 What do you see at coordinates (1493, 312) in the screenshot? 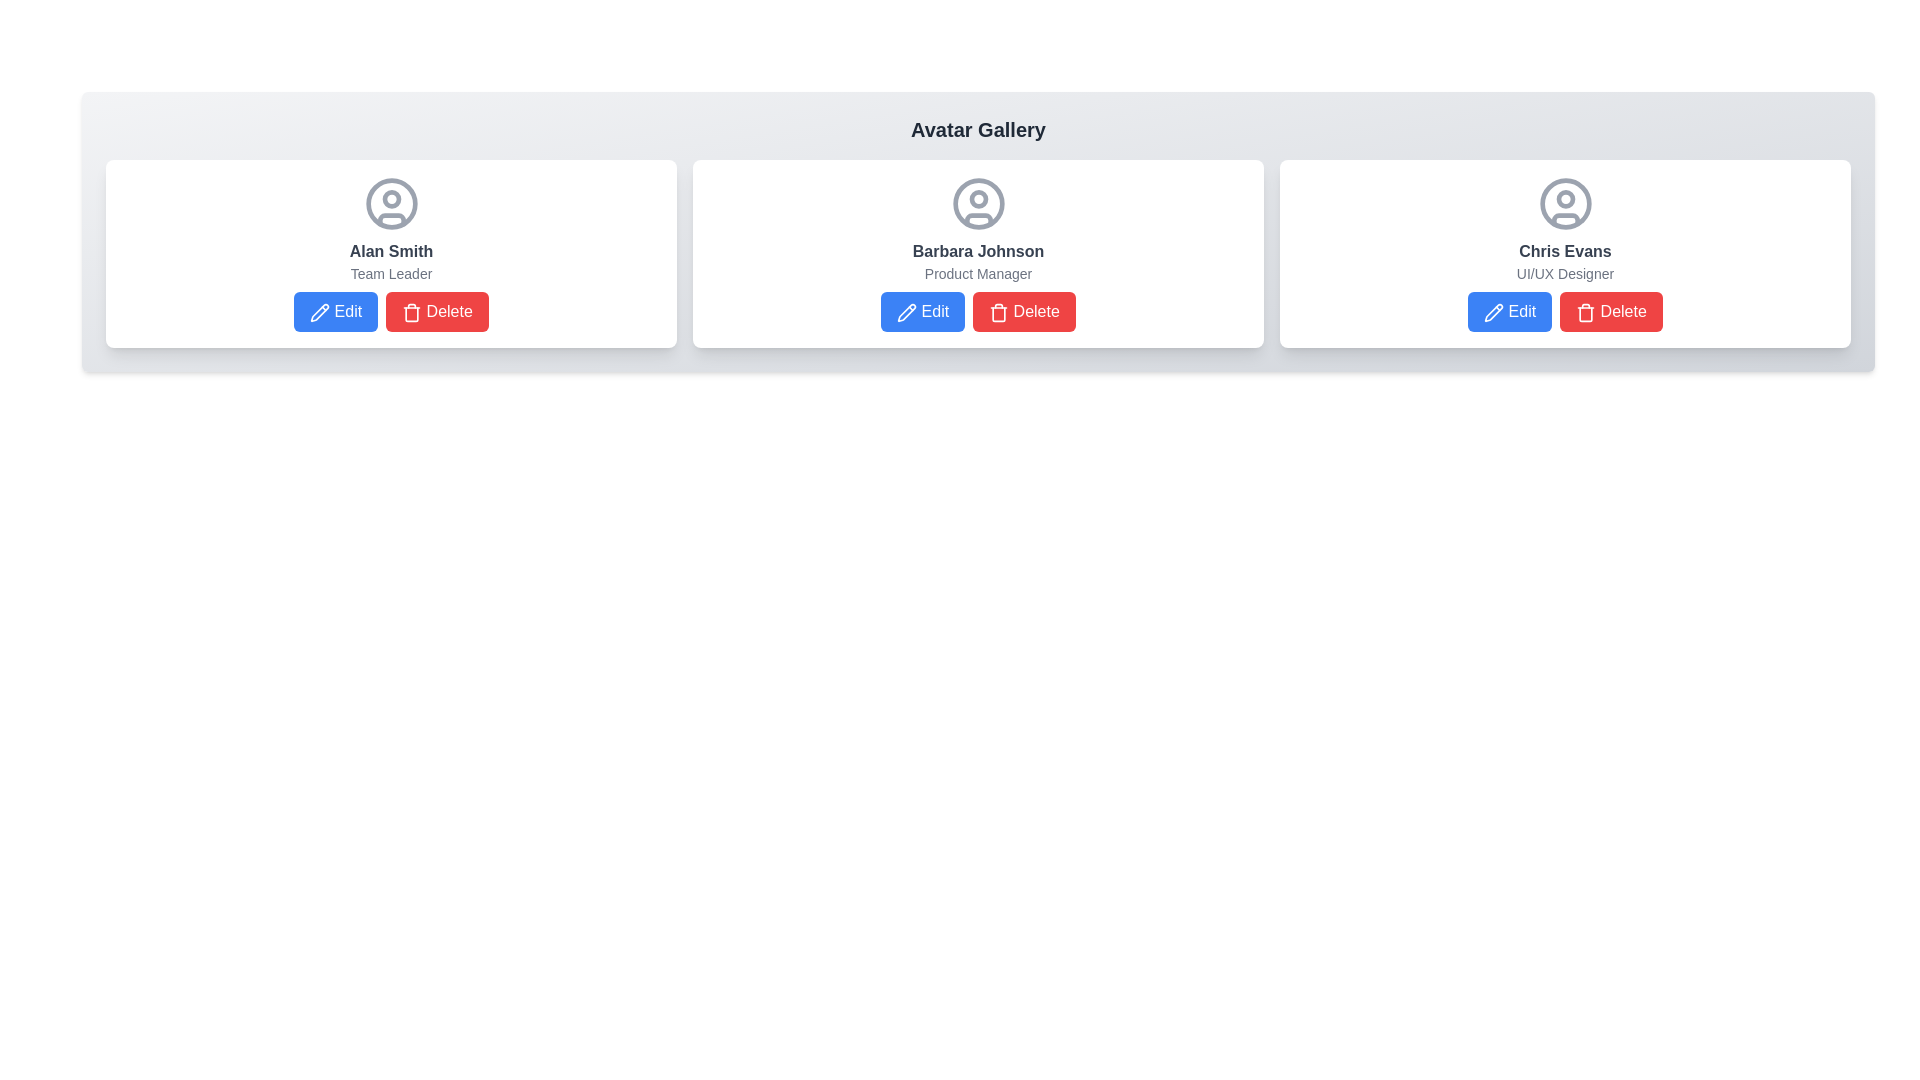
I see `the edit icon on the blue 'Edit' button next to the red 'Delete' button for the card corresponding to 'Chris Evans' in the 'Avatar Gallery' section to initiate the edit action` at bounding box center [1493, 312].